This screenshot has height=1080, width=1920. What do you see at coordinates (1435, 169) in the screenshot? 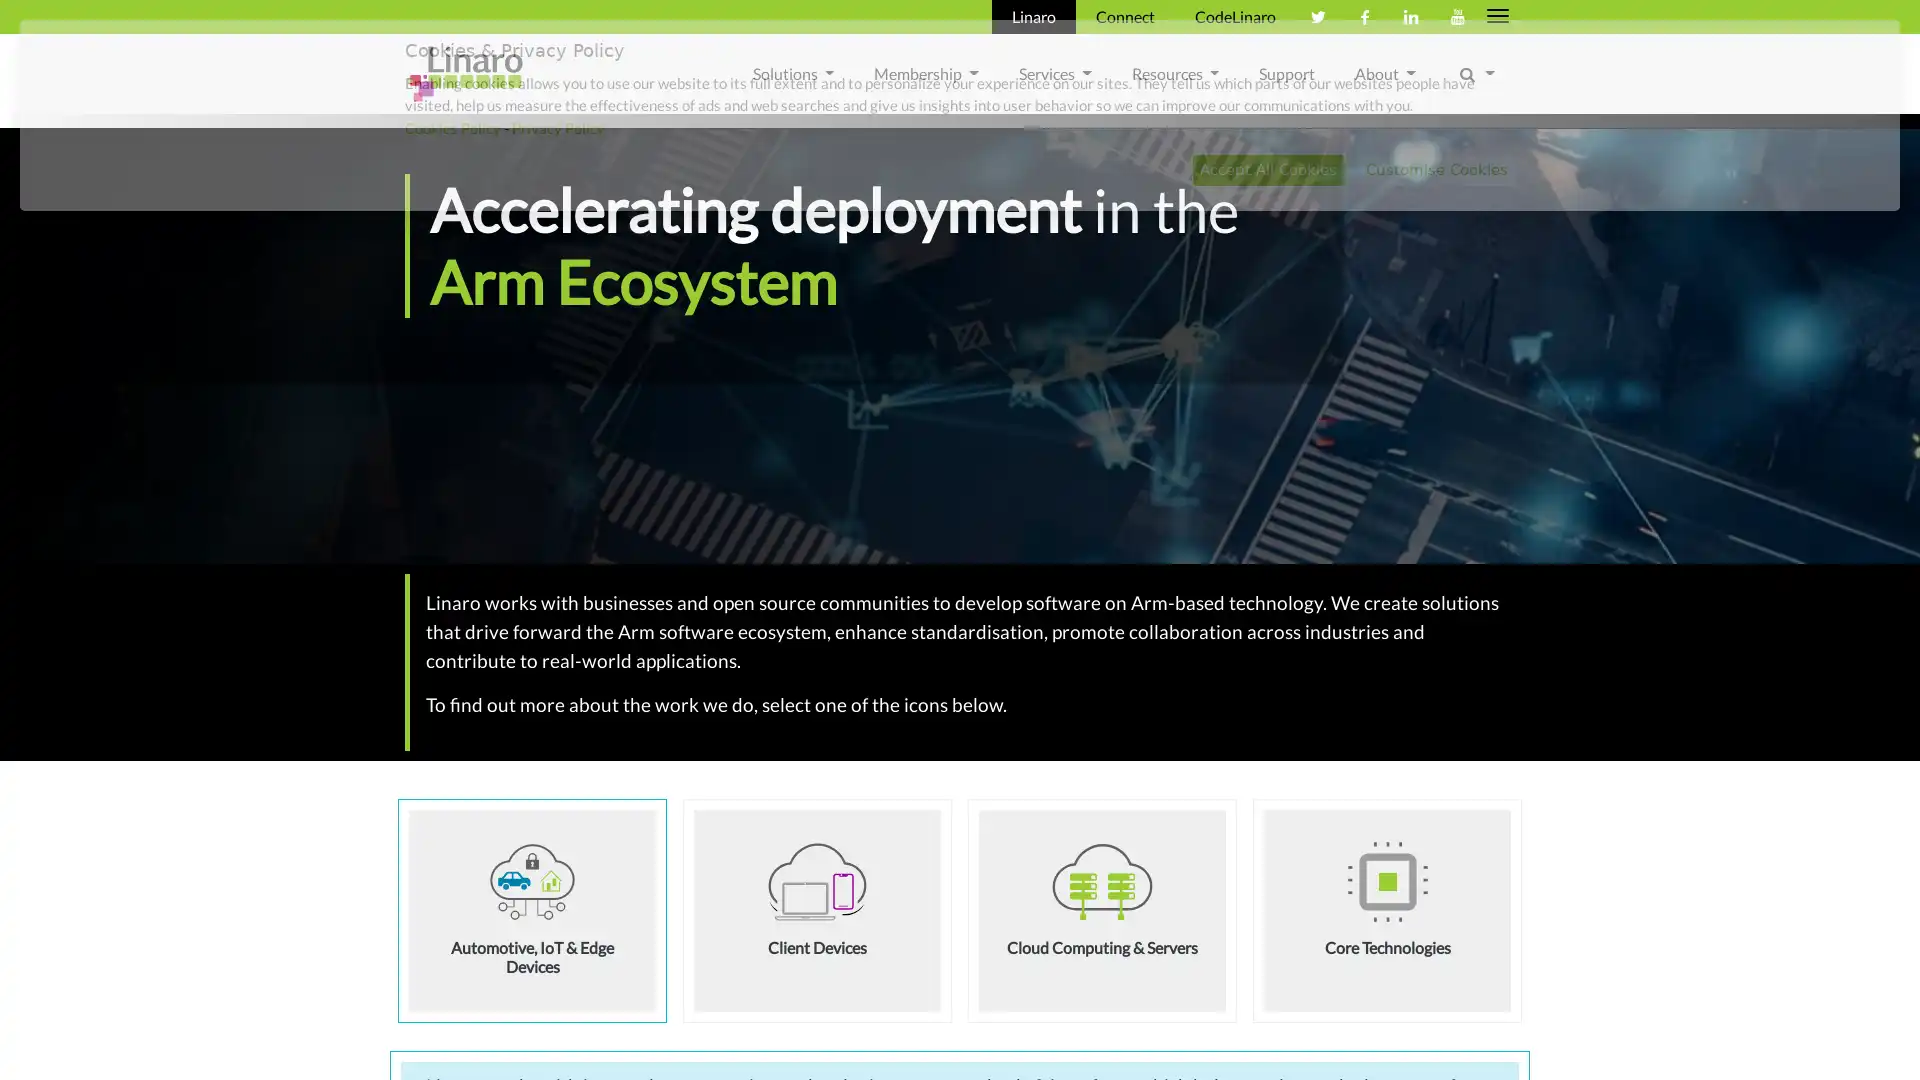
I see `Customise Cookies` at bounding box center [1435, 169].